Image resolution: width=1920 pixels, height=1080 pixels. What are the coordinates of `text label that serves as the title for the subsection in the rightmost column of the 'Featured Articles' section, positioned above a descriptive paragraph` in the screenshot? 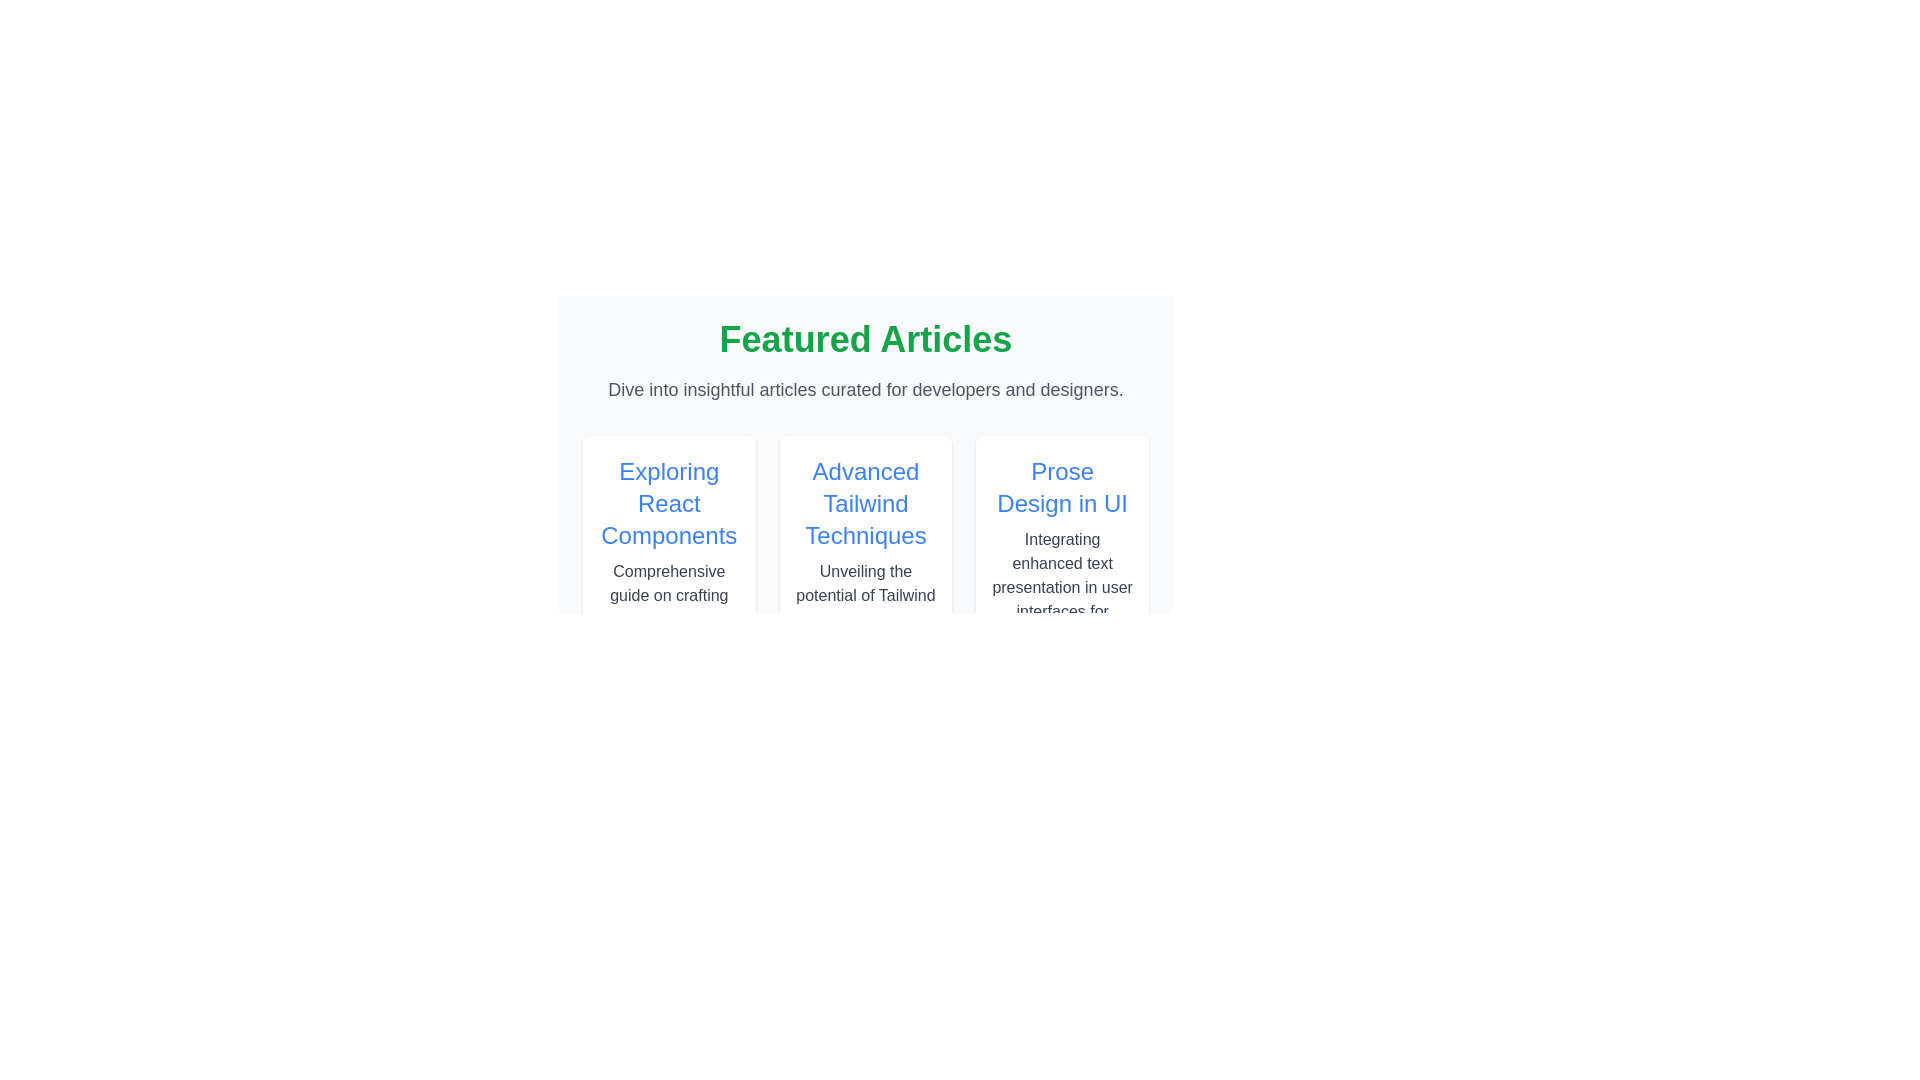 It's located at (1061, 488).